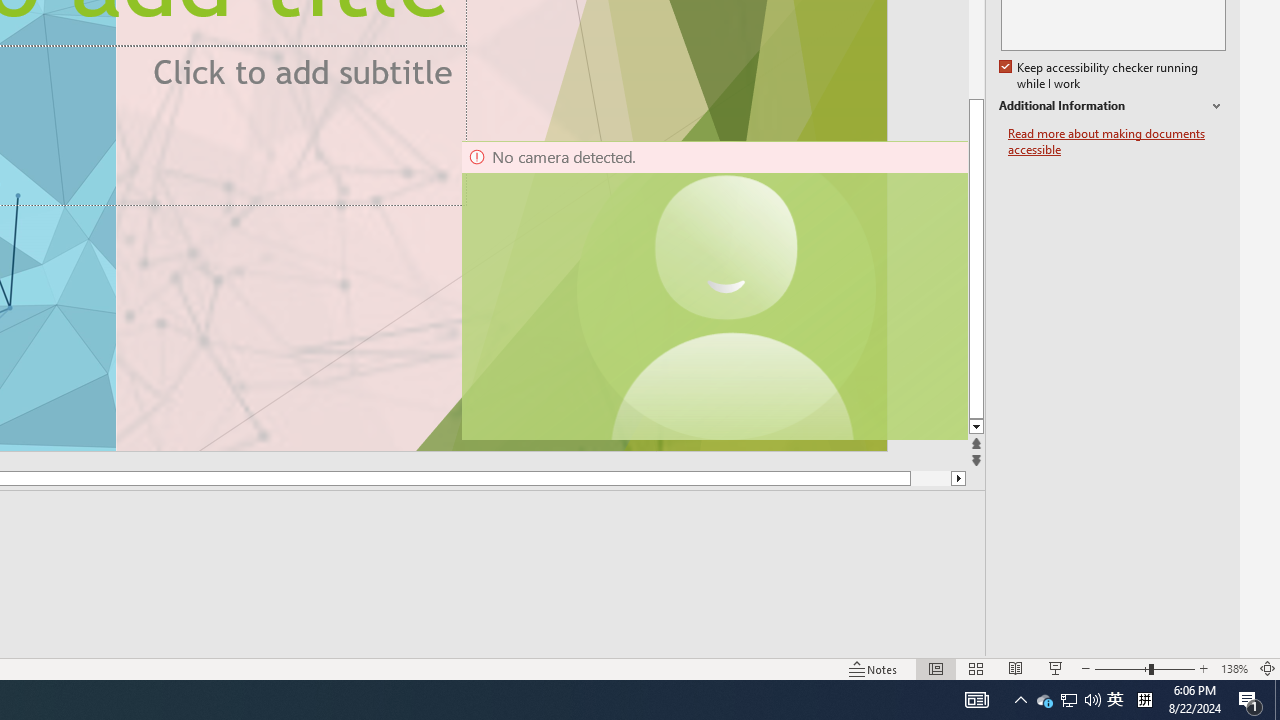 The image size is (1280, 720). I want to click on 'Camera 11, No camera detected.', so click(726, 290).